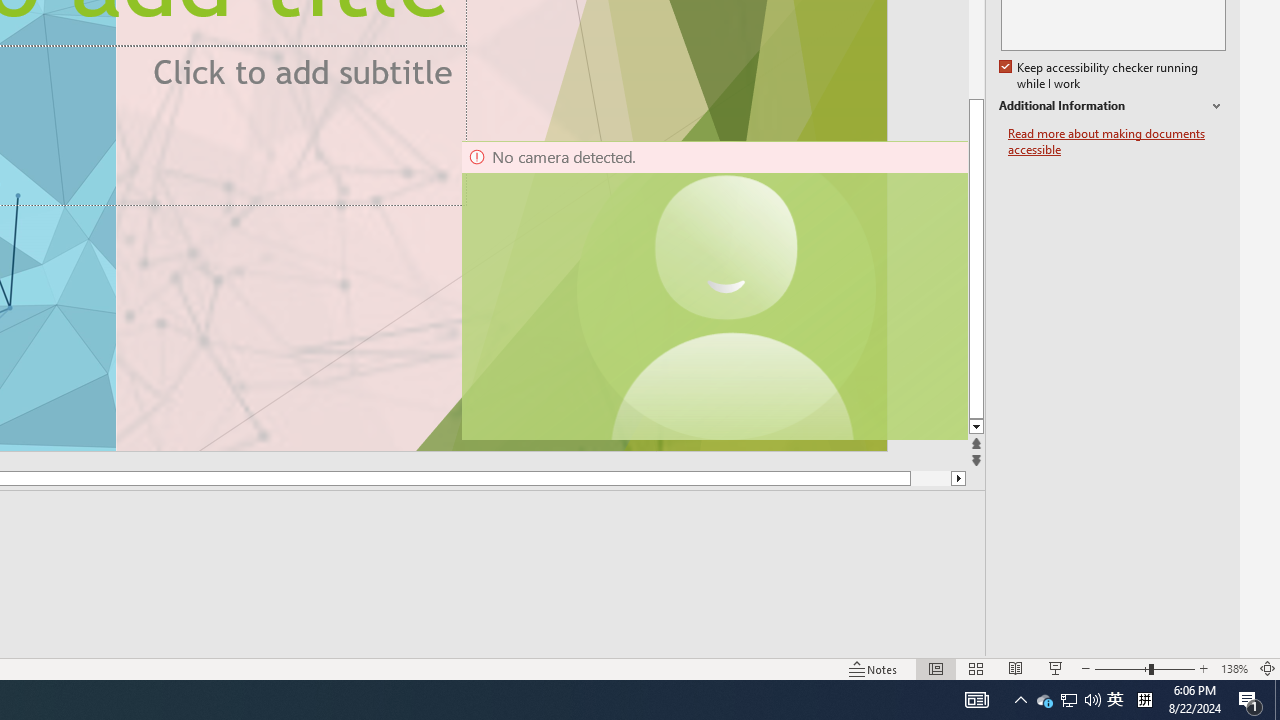 The image size is (1280, 720). I want to click on 'Camera 11, No camera detected.', so click(726, 290).